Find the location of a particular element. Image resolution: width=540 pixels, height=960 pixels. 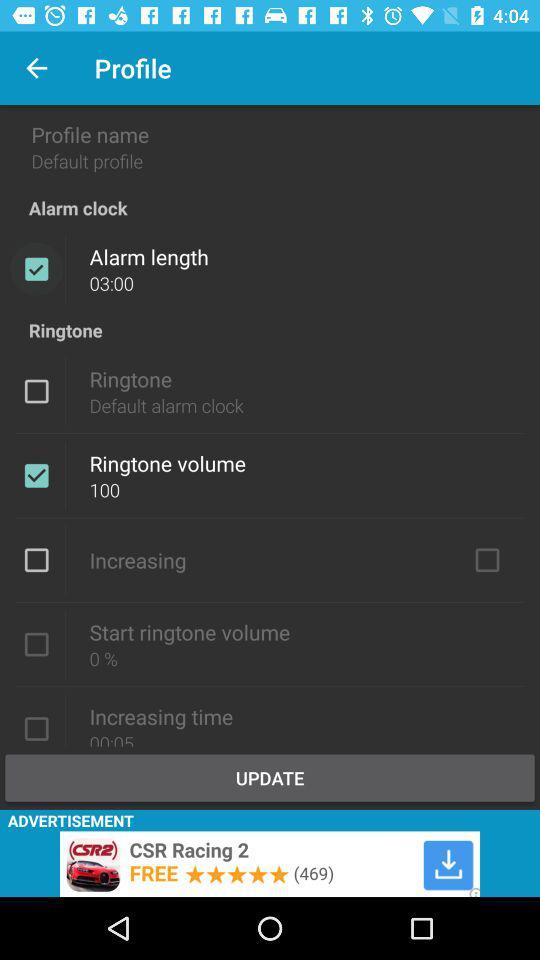

increasing option is located at coordinates (486, 560).